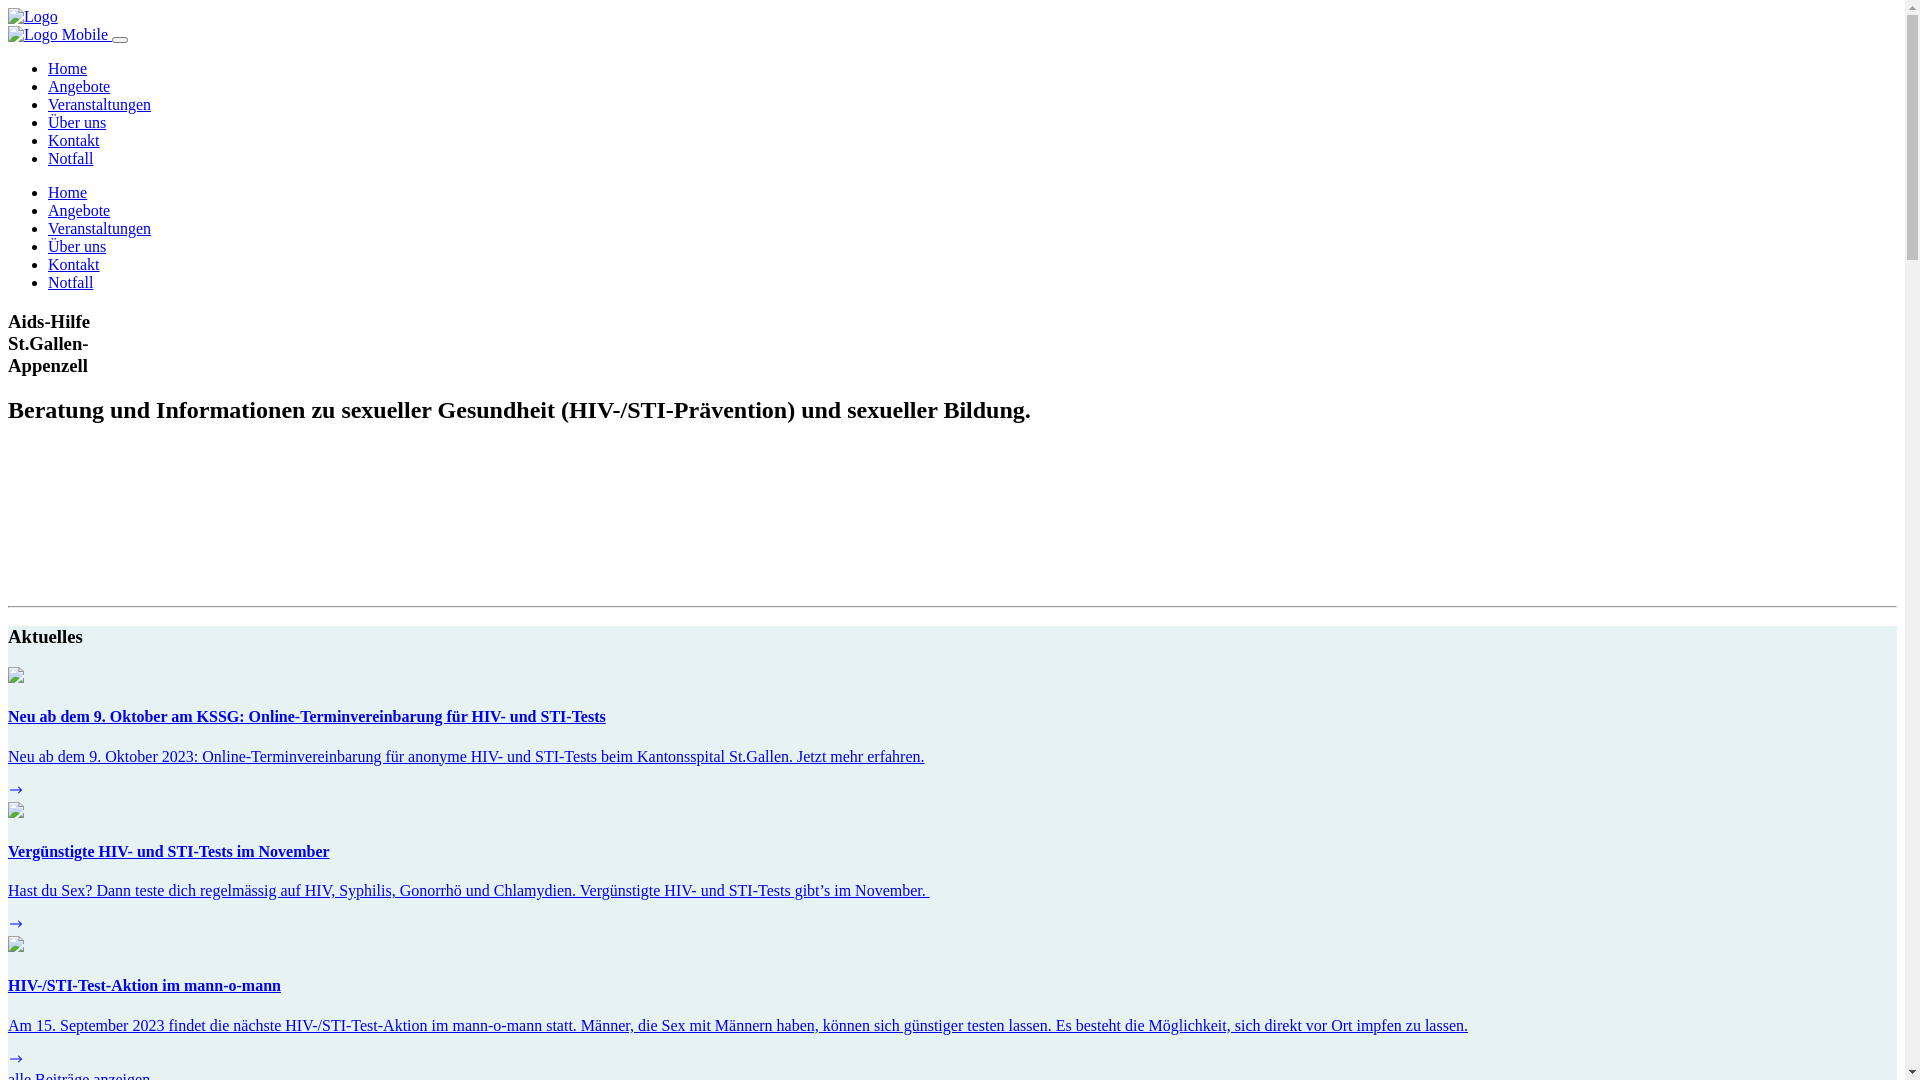 The width and height of the screenshot is (1920, 1080). What do you see at coordinates (98, 104) in the screenshot?
I see `'Veranstaltungen'` at bounding box center [98, 104].